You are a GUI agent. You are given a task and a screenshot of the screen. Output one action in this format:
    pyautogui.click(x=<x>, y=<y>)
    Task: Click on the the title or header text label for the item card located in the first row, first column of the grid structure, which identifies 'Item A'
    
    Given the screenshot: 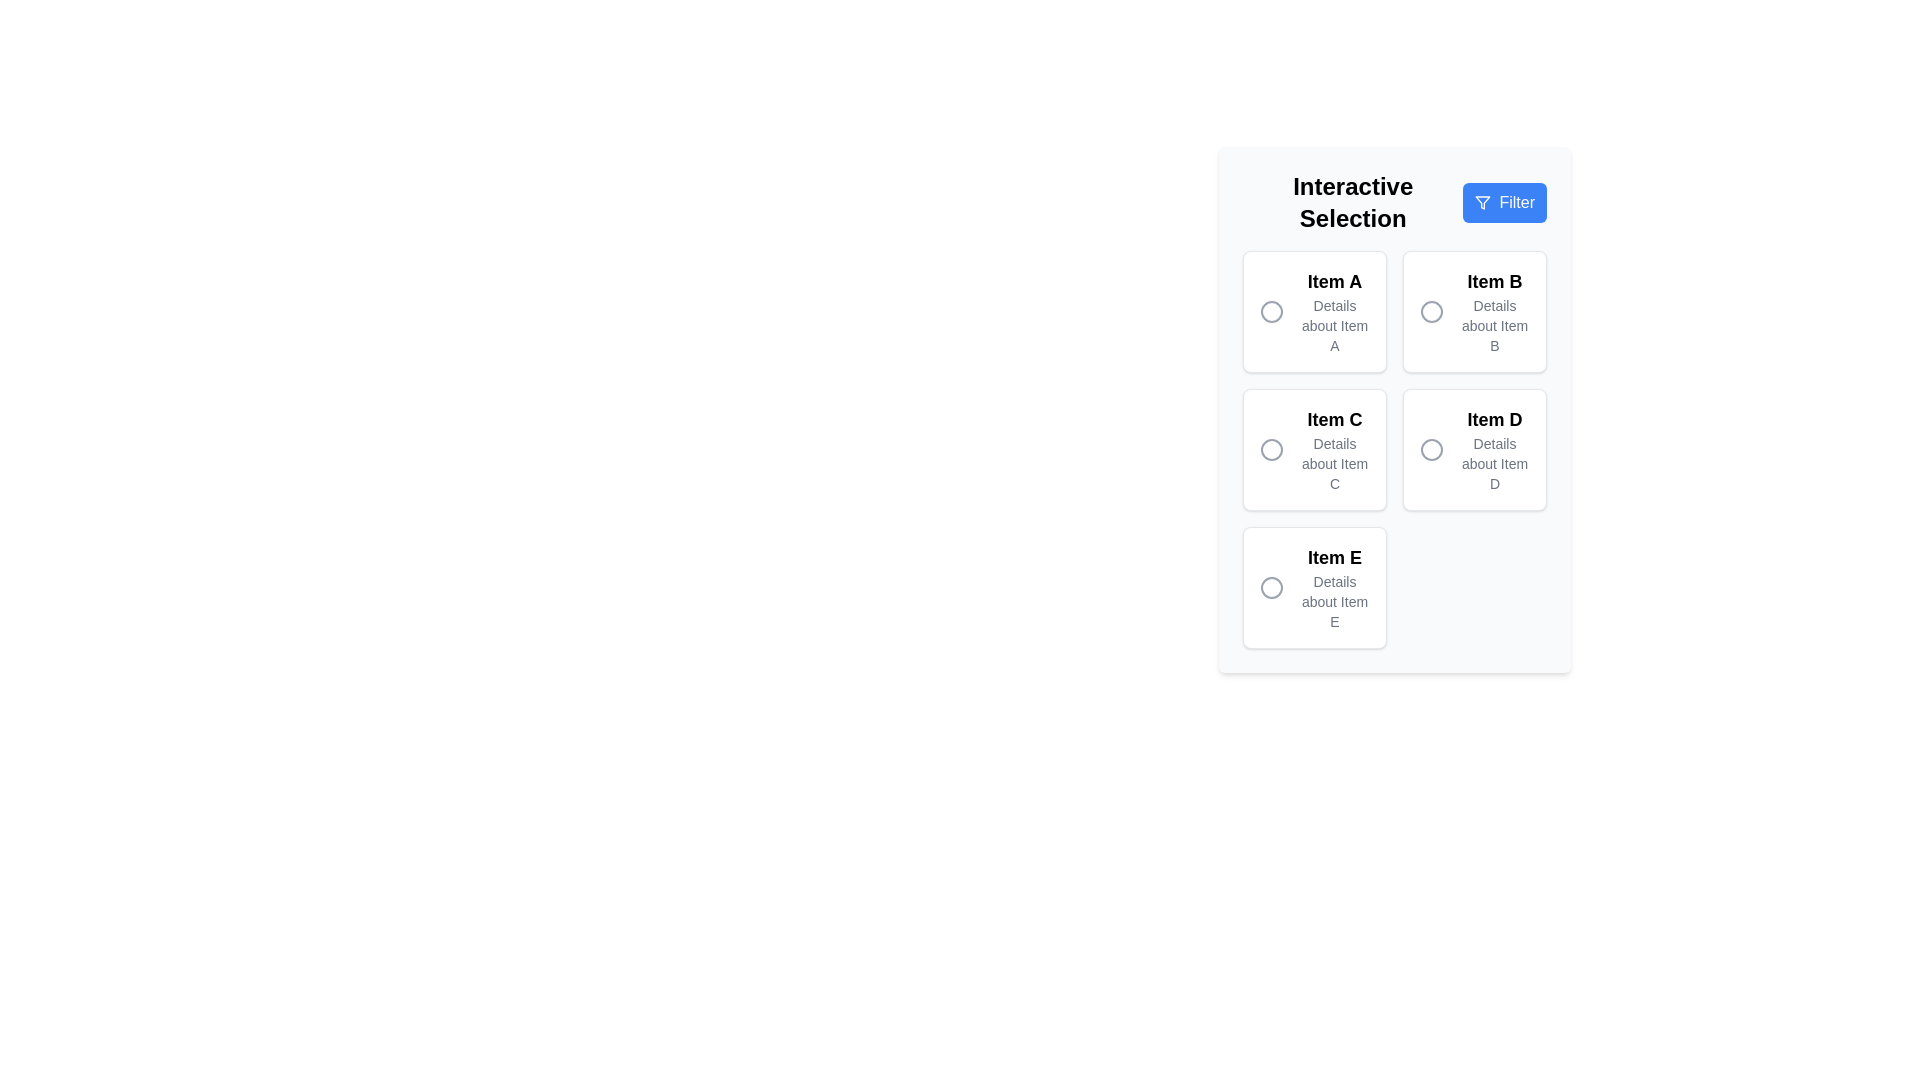 What is the action you would take?
    pyautogui.click(x=1334, y=281)
    